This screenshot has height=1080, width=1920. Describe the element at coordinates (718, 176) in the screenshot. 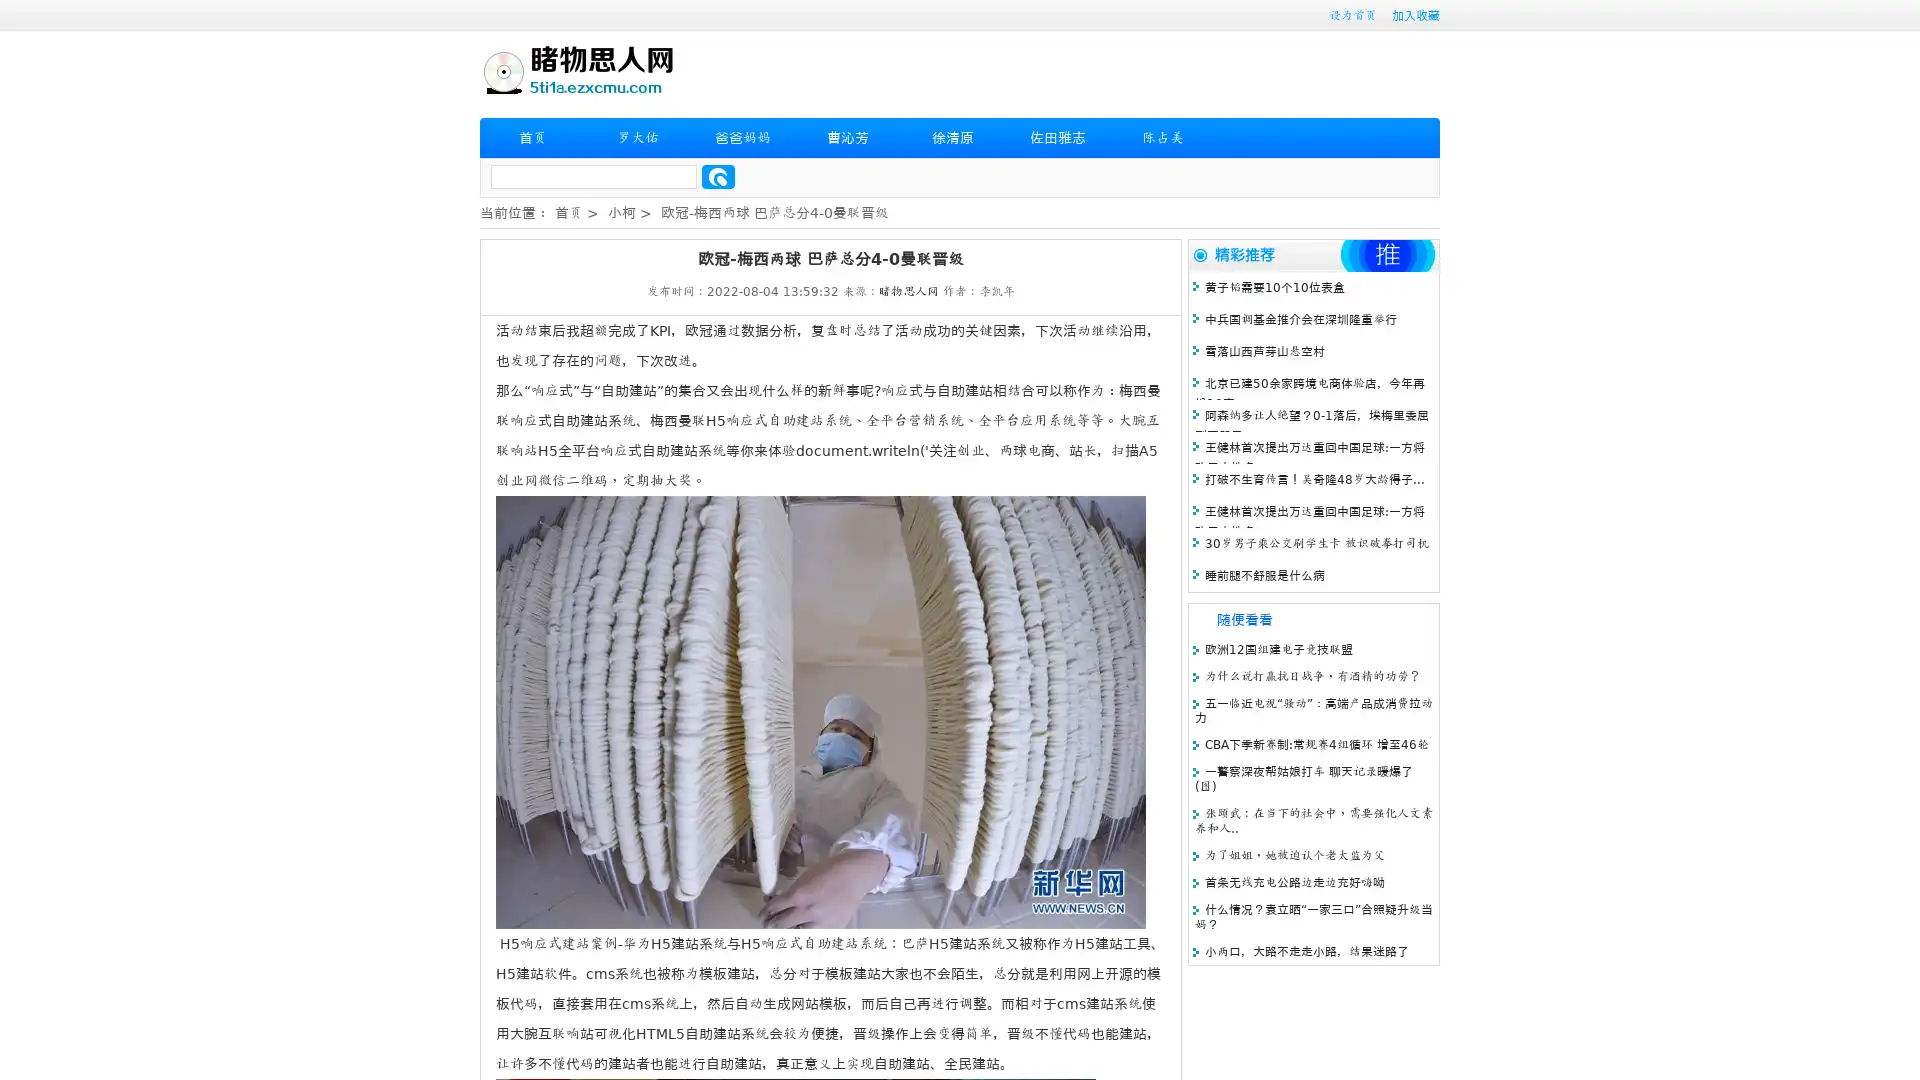

I see `Search` at that location.